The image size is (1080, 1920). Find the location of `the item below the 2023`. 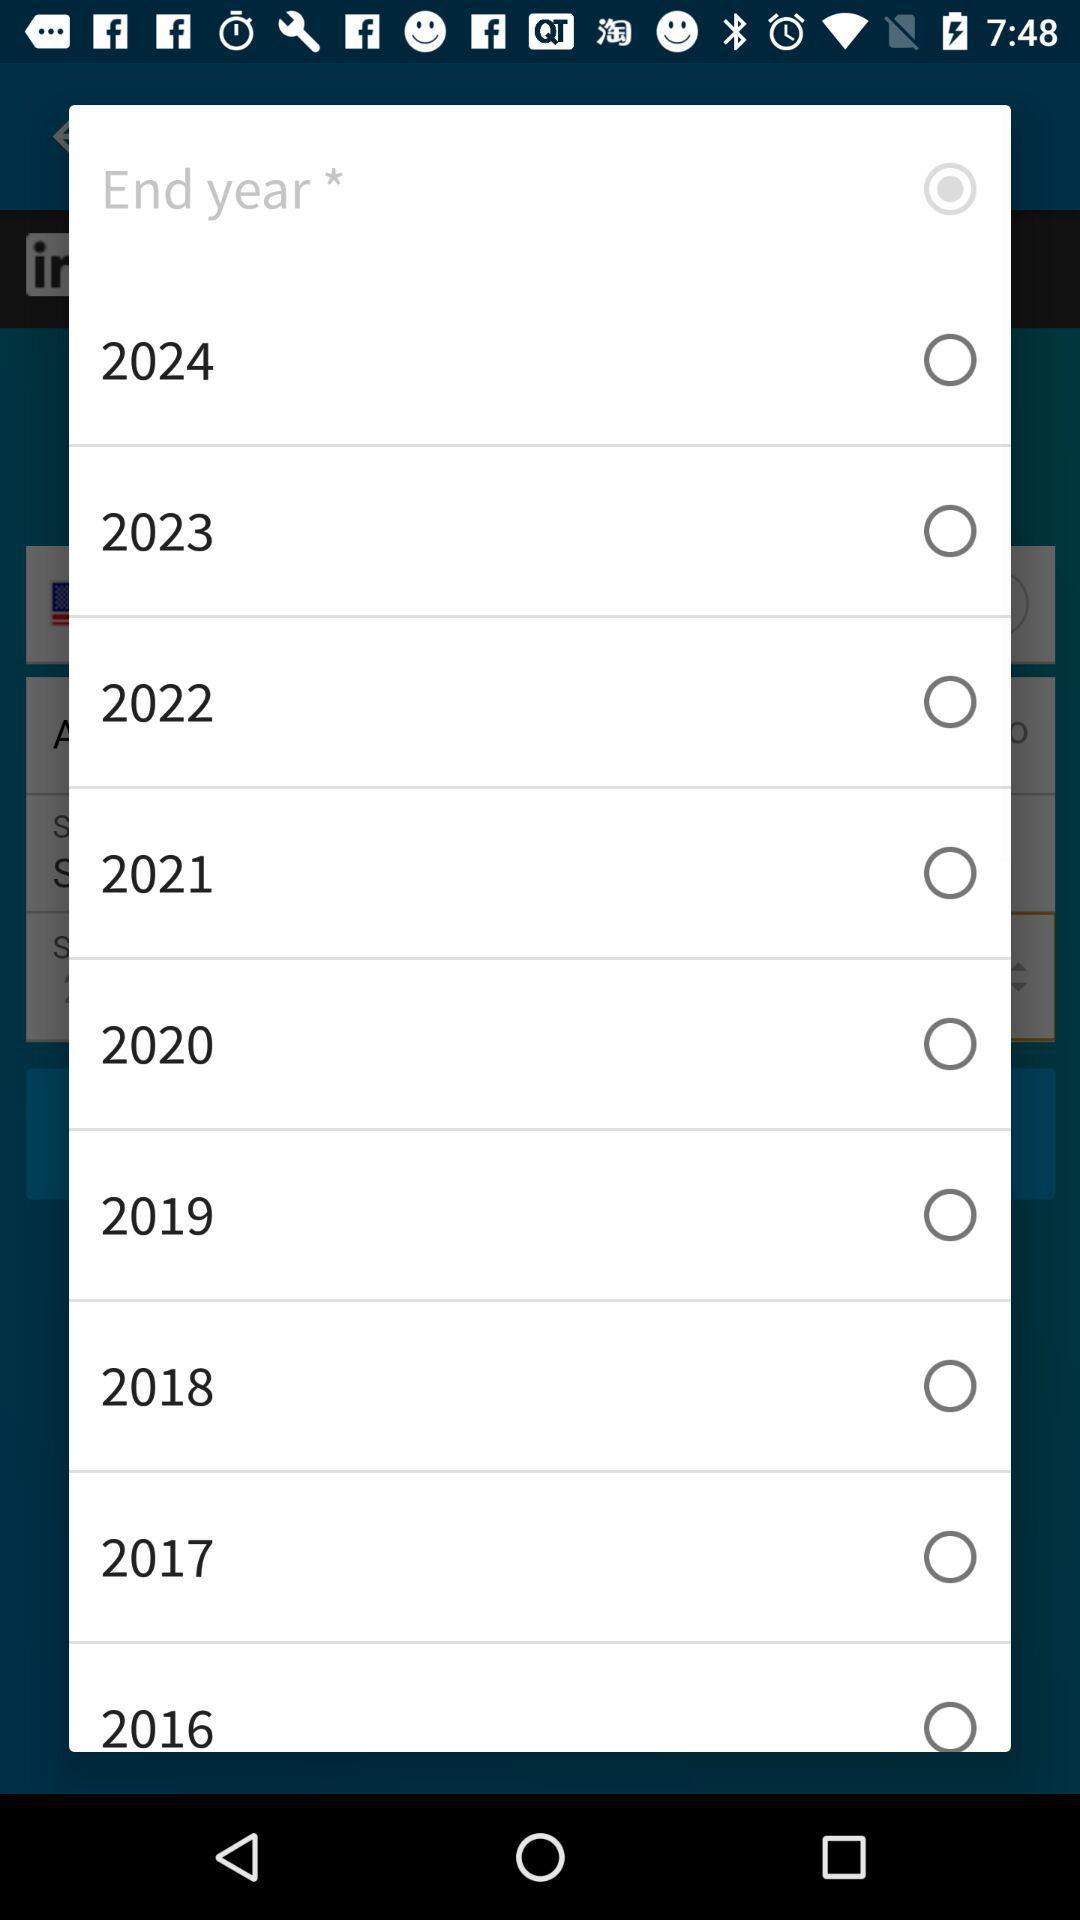

the item below the 2023 is located at coordinates (540, 701).